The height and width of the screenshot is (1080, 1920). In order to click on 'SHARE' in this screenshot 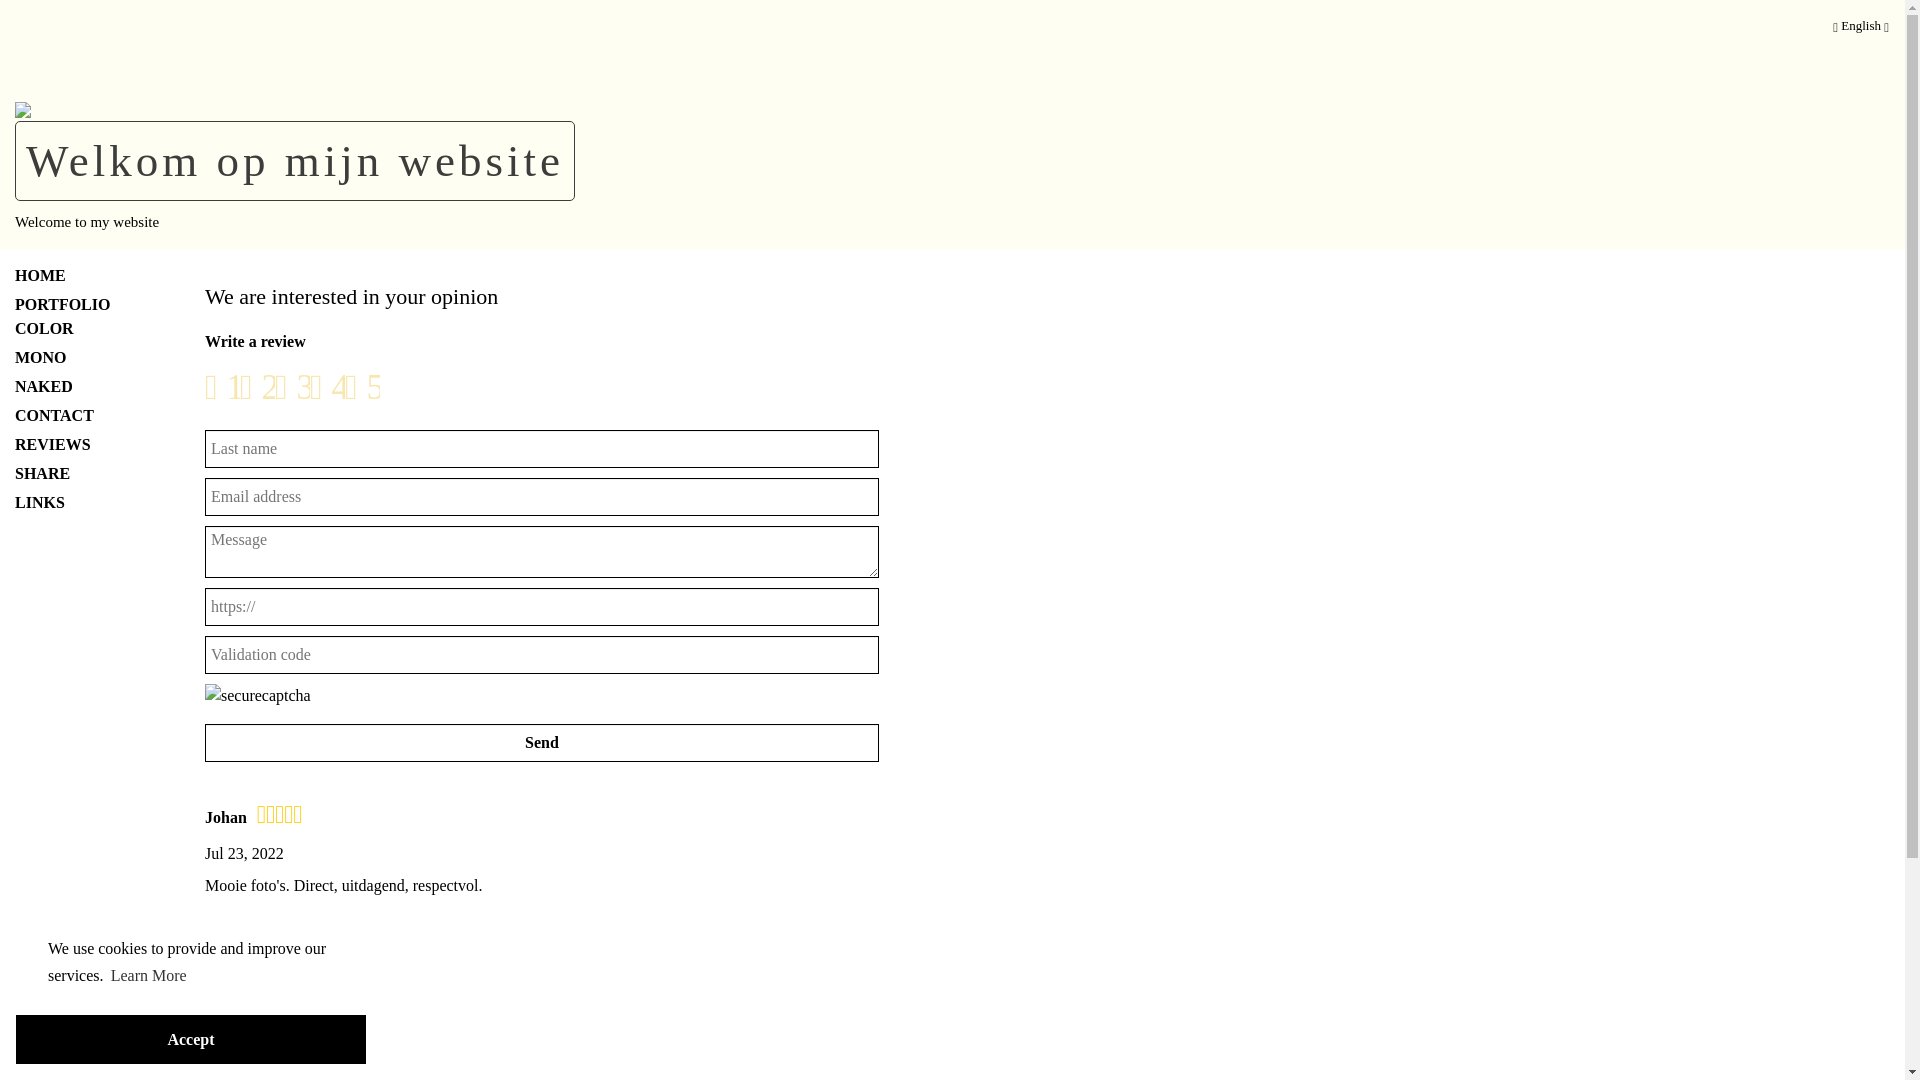, I will do `click(80, 474)`.